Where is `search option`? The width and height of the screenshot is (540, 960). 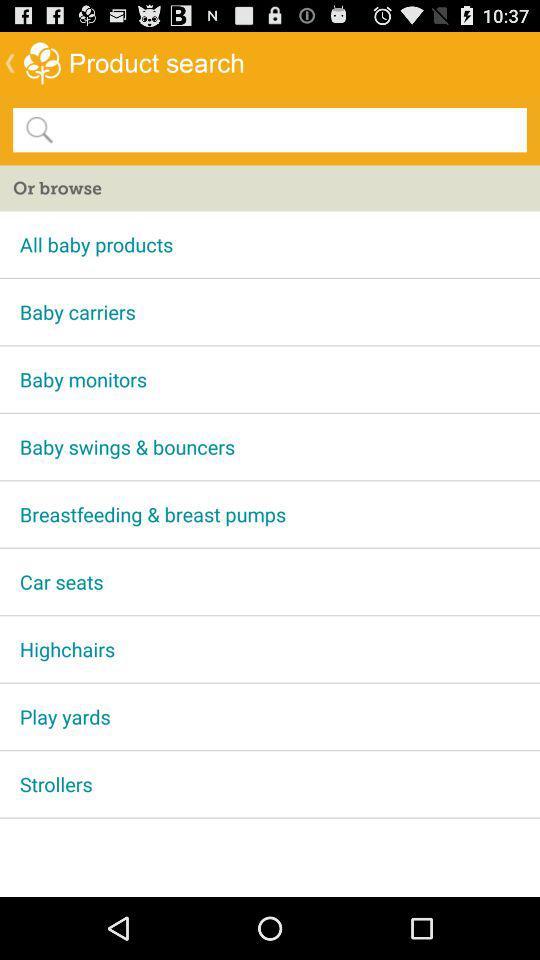
search option is located at coordinates (288, 128).